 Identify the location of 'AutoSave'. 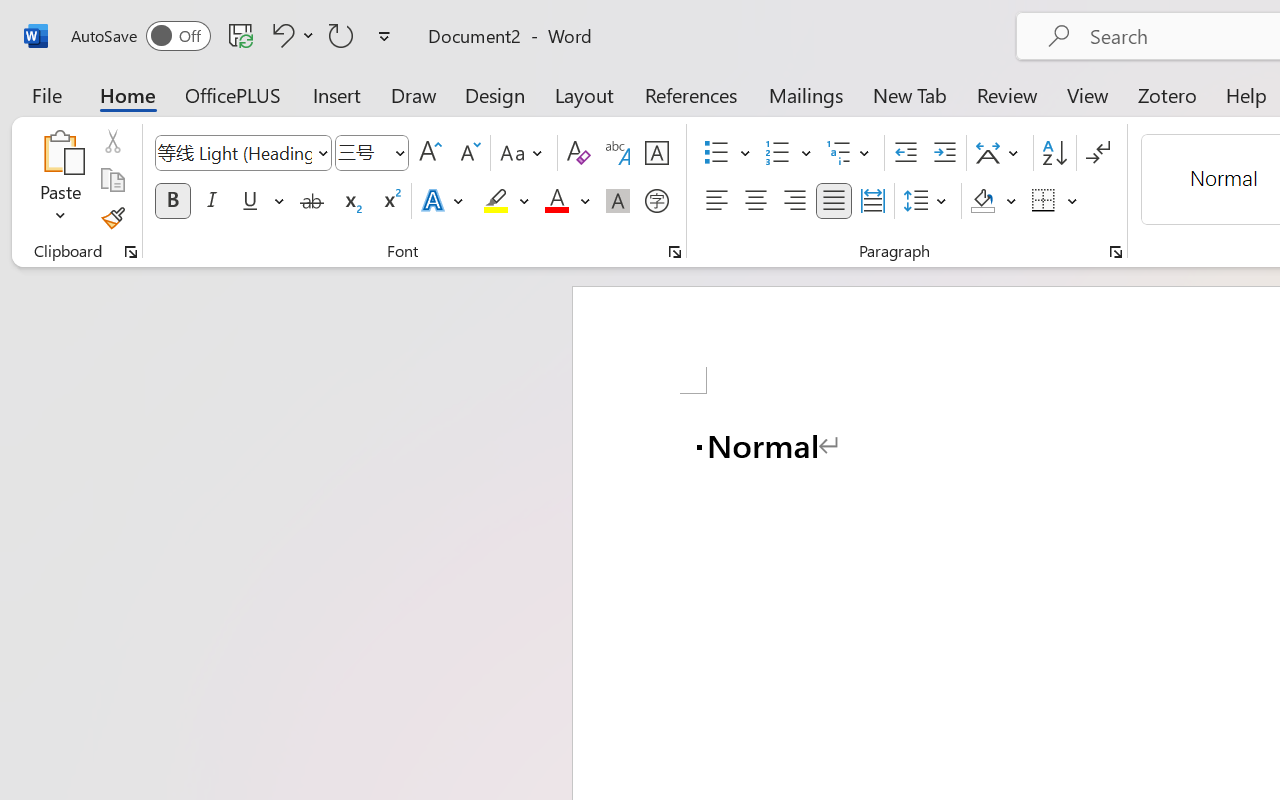
(139, 35).